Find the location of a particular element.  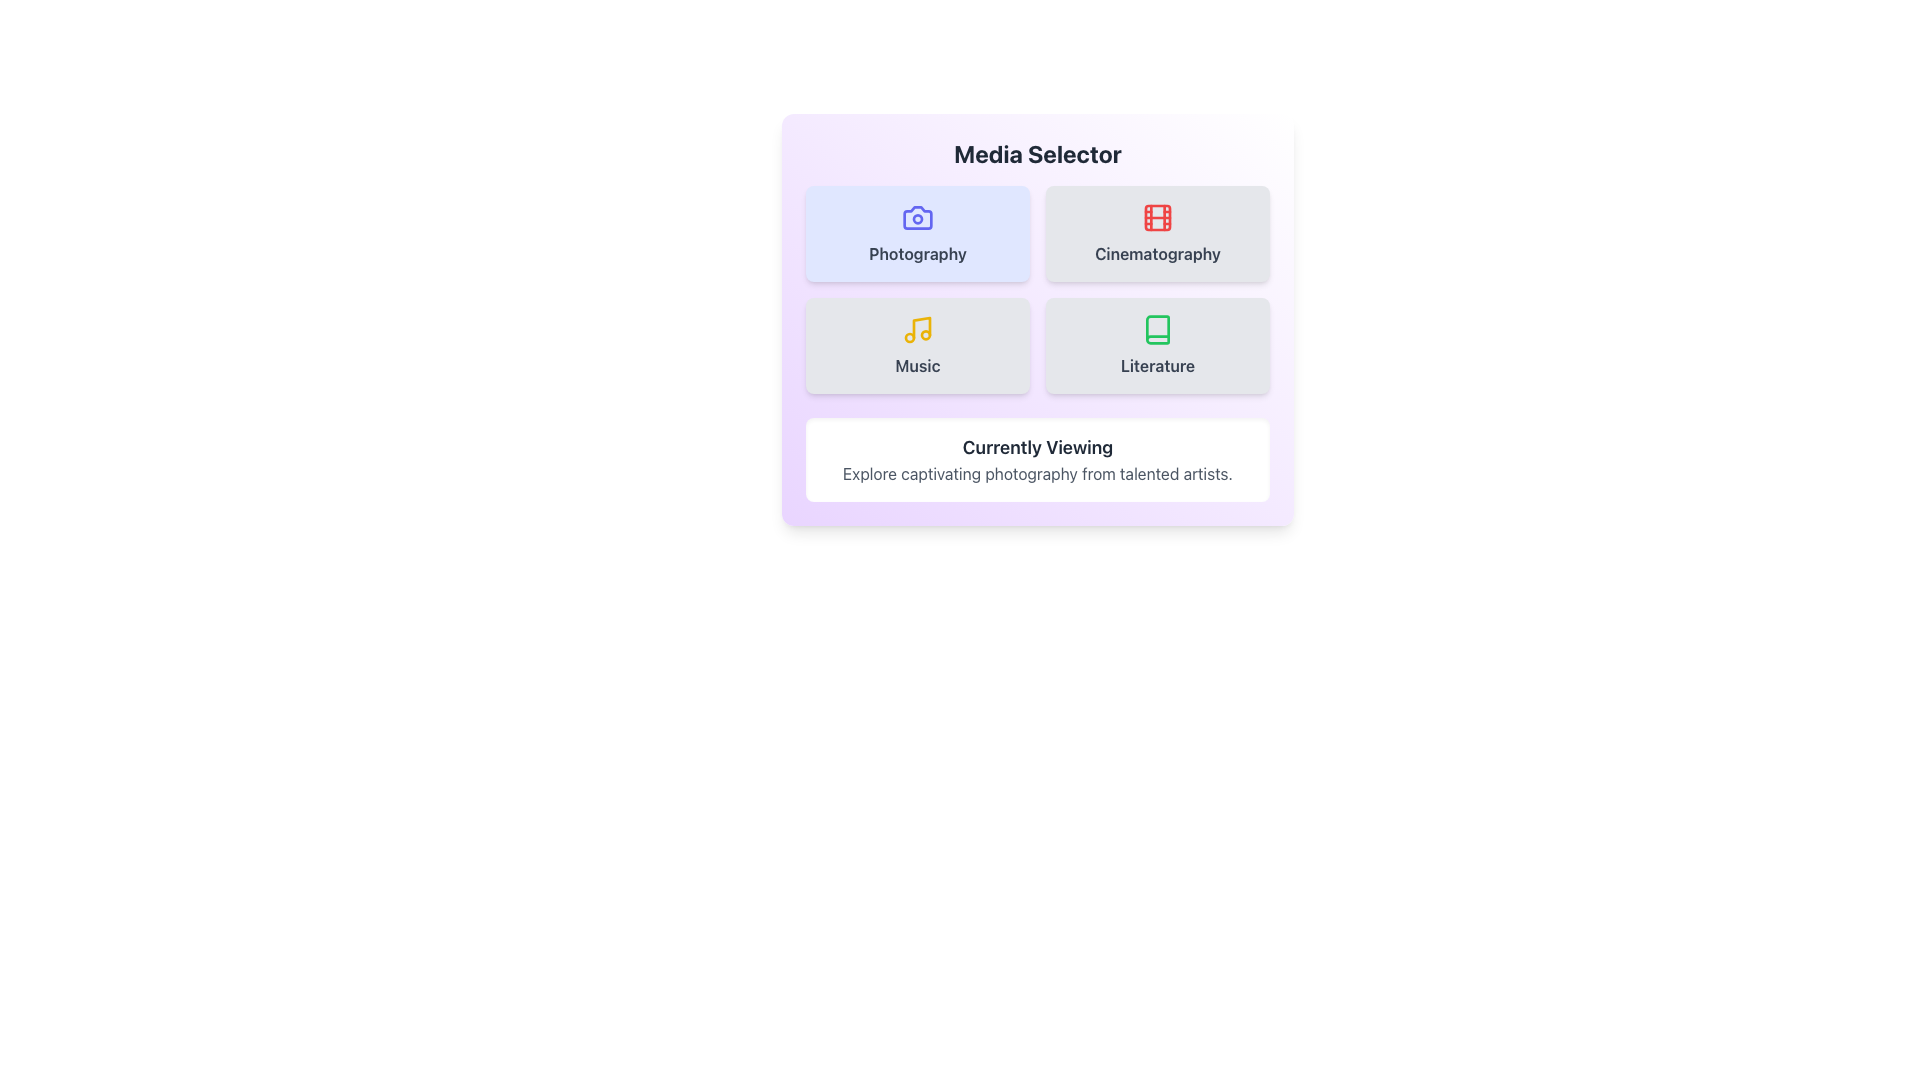

the musical note icon with a yellow stroke inside the gray square button labeled 'Music' located in the lower-left section of the Media Selector interface is located at coordinates (920, 326).